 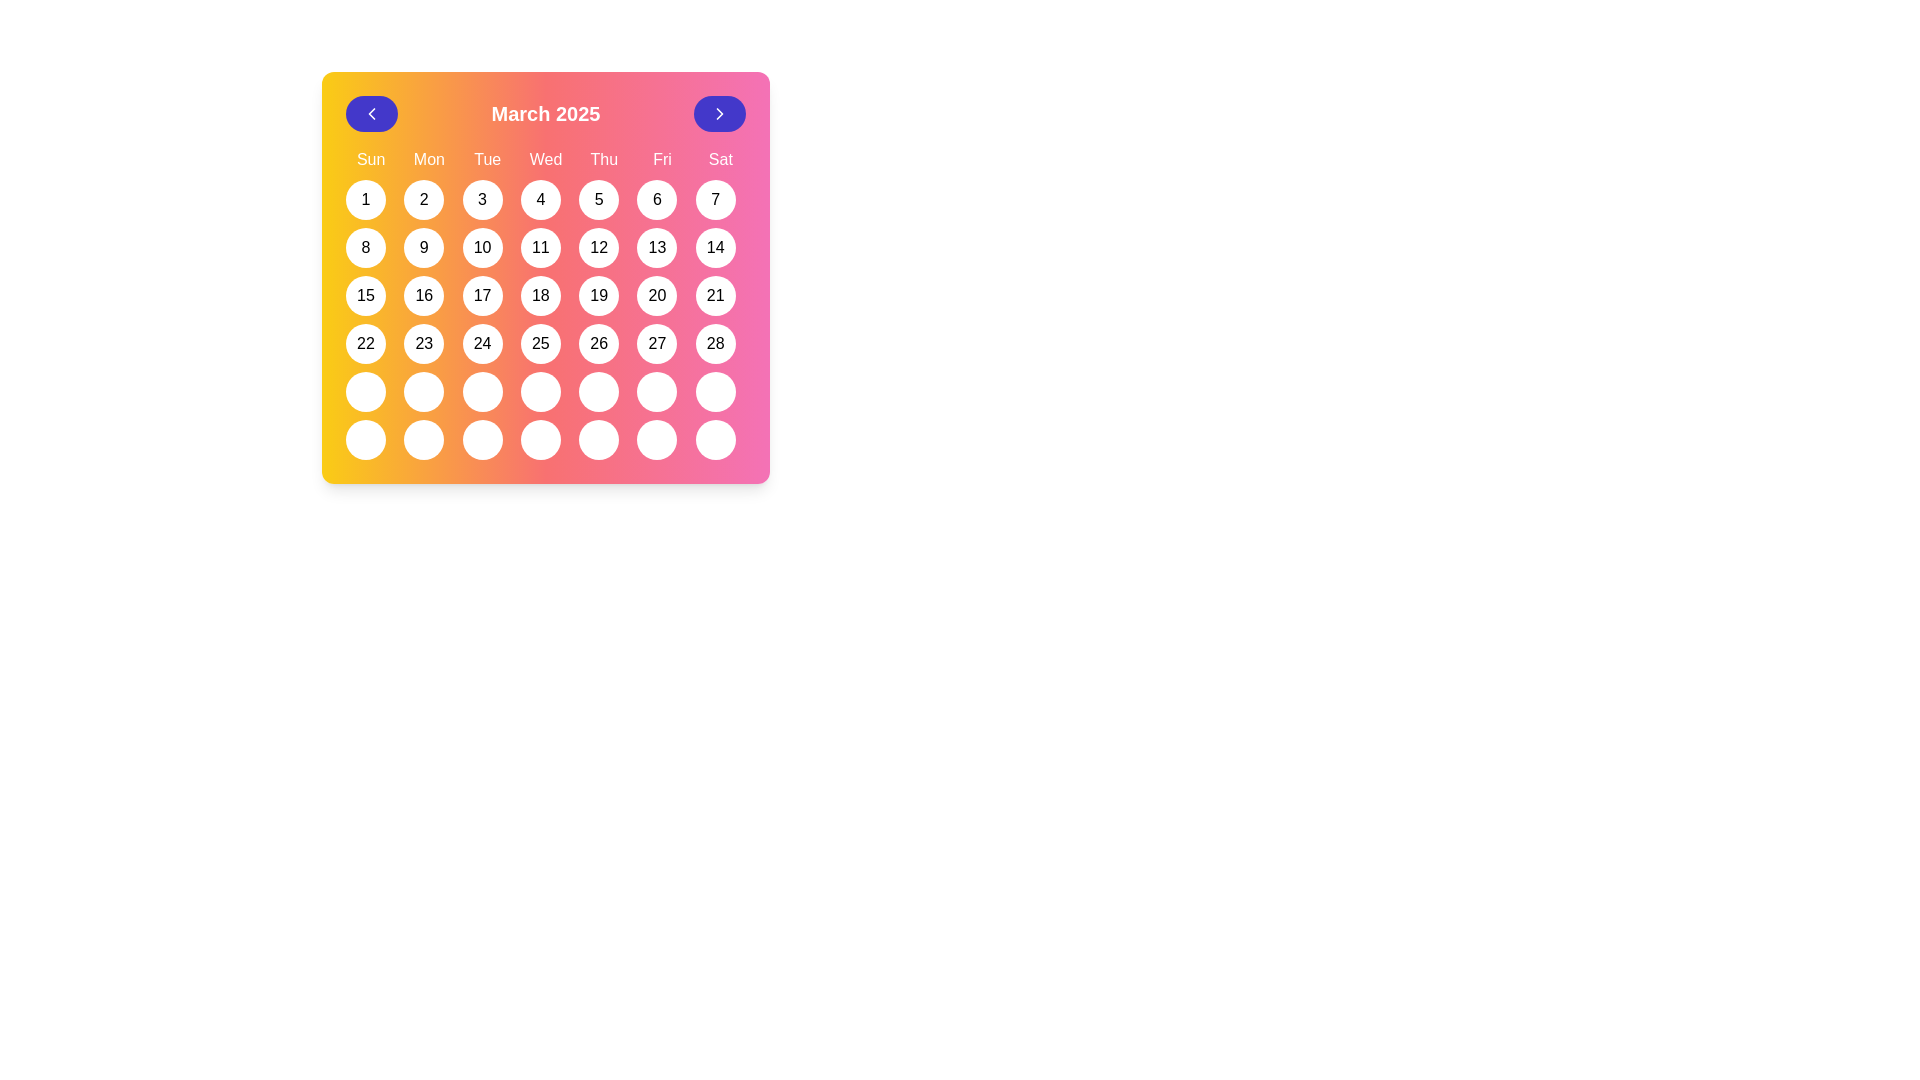 I want to click on the circular button representing the date '18' in the calendar grid under the 'Wed' column in the third week row, so click(x=546, y=304).